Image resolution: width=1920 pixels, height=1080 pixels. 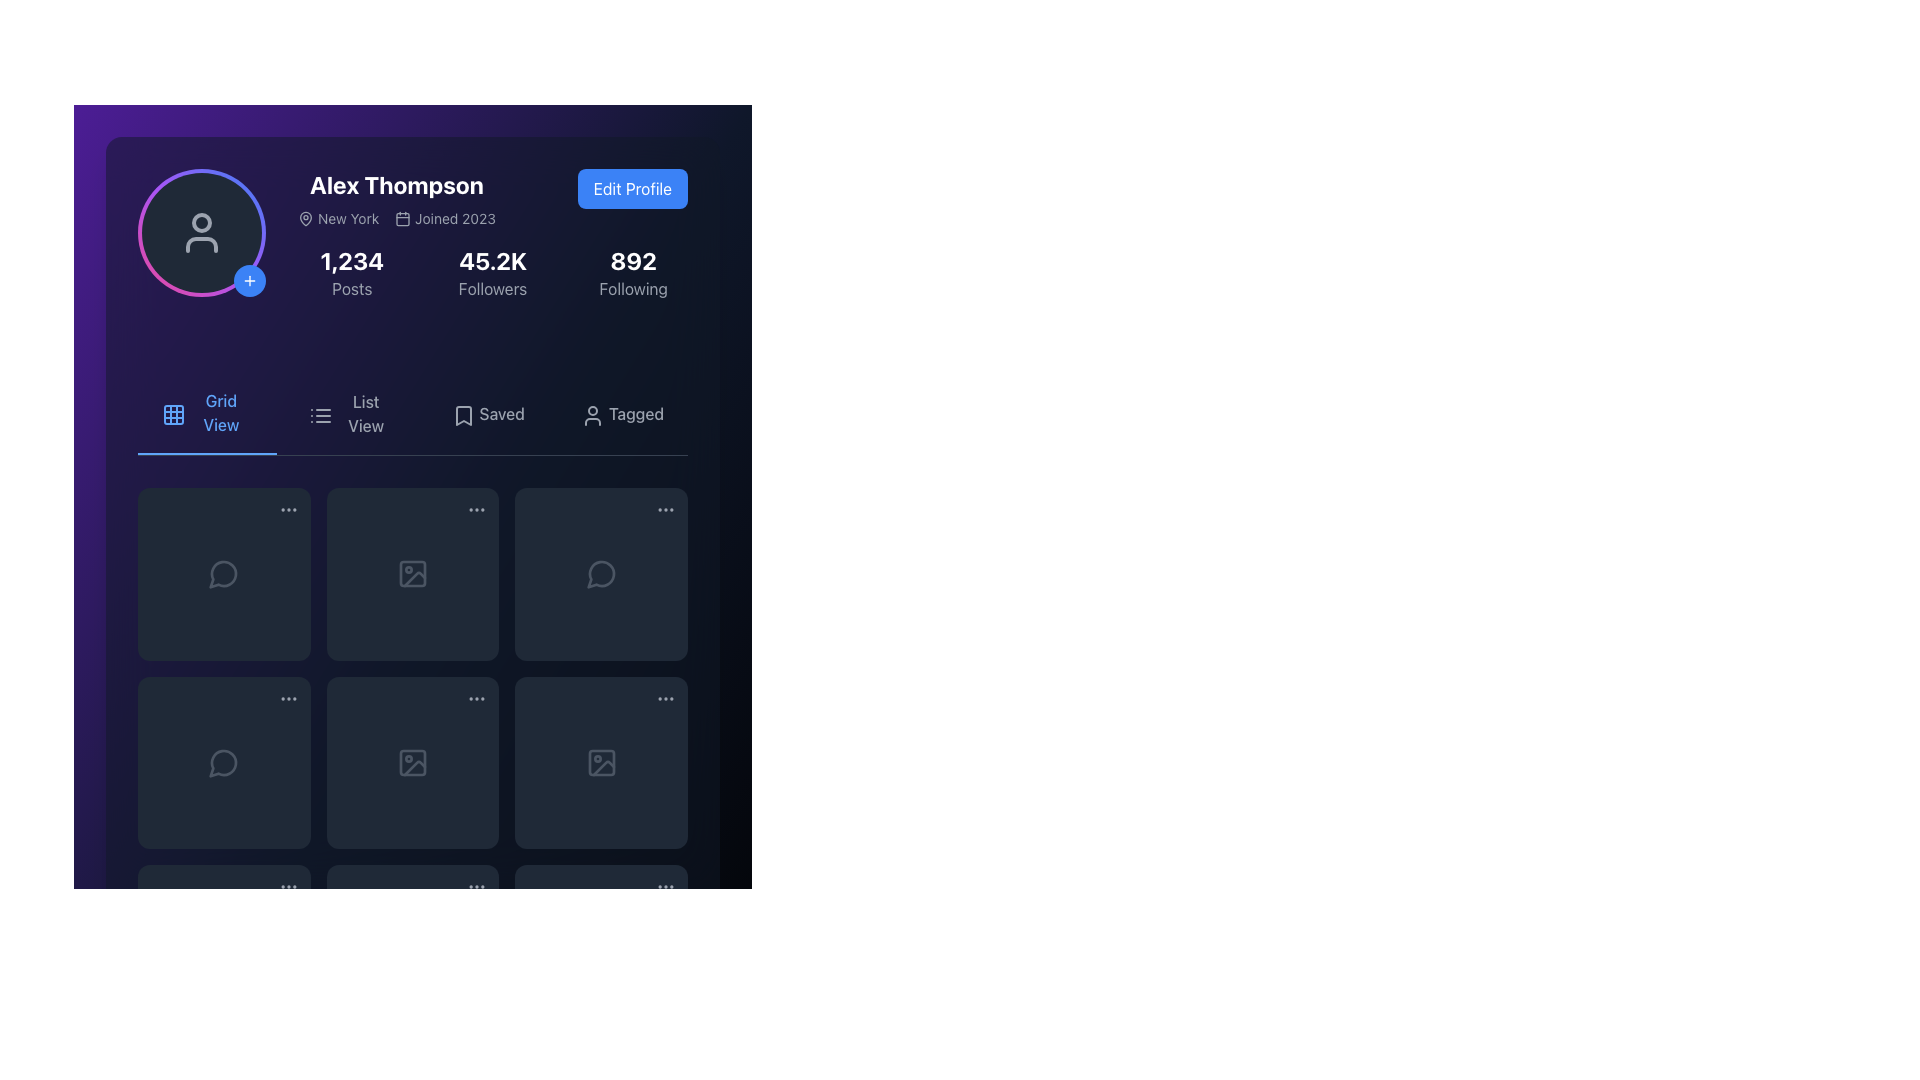 What do you see at coordinates (397, 185) in the screenshot?
I see `the text label displaying 'Alex Thompson'` at bounding box center [397, 185].